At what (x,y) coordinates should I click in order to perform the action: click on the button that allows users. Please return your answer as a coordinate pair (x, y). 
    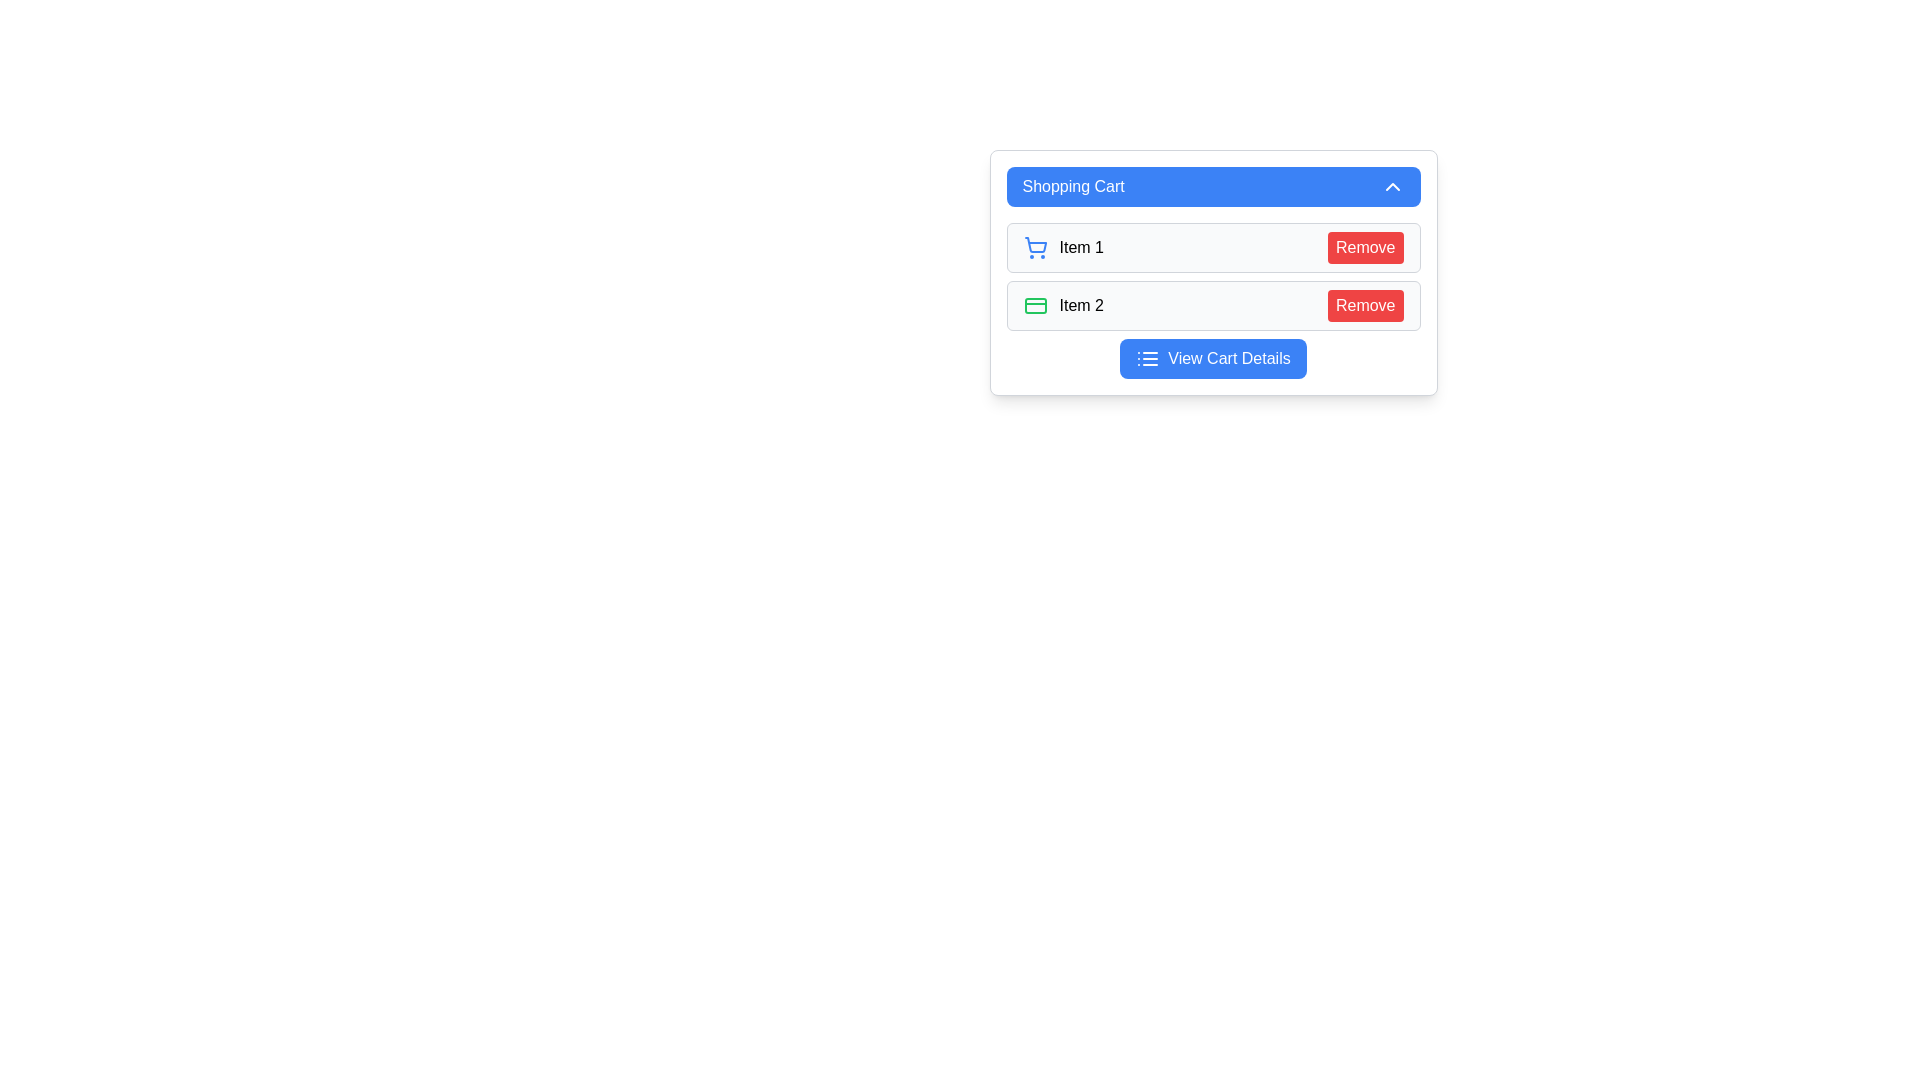
    Looking at the image, I should click on (1212, 357).